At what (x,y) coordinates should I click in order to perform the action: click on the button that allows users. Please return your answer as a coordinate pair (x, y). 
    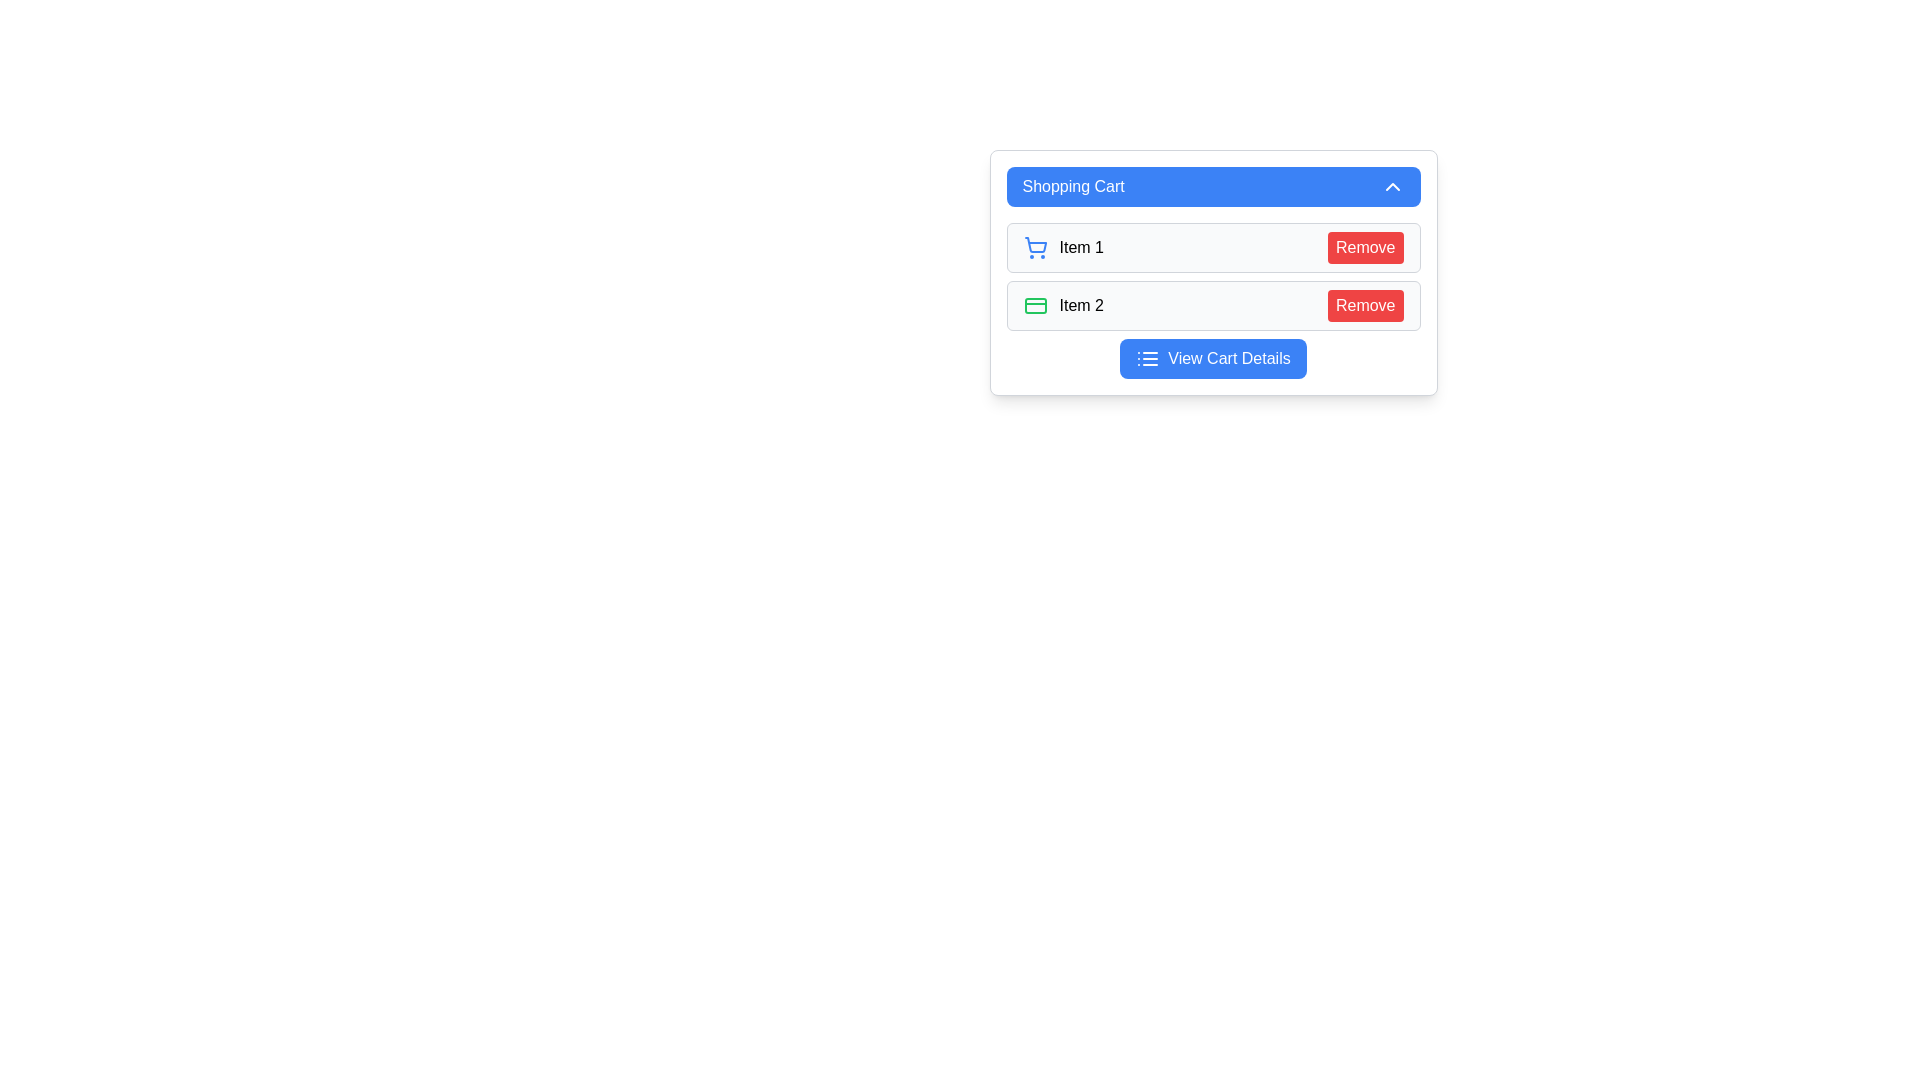
    Looking at the image, I should click on (1212, 357).